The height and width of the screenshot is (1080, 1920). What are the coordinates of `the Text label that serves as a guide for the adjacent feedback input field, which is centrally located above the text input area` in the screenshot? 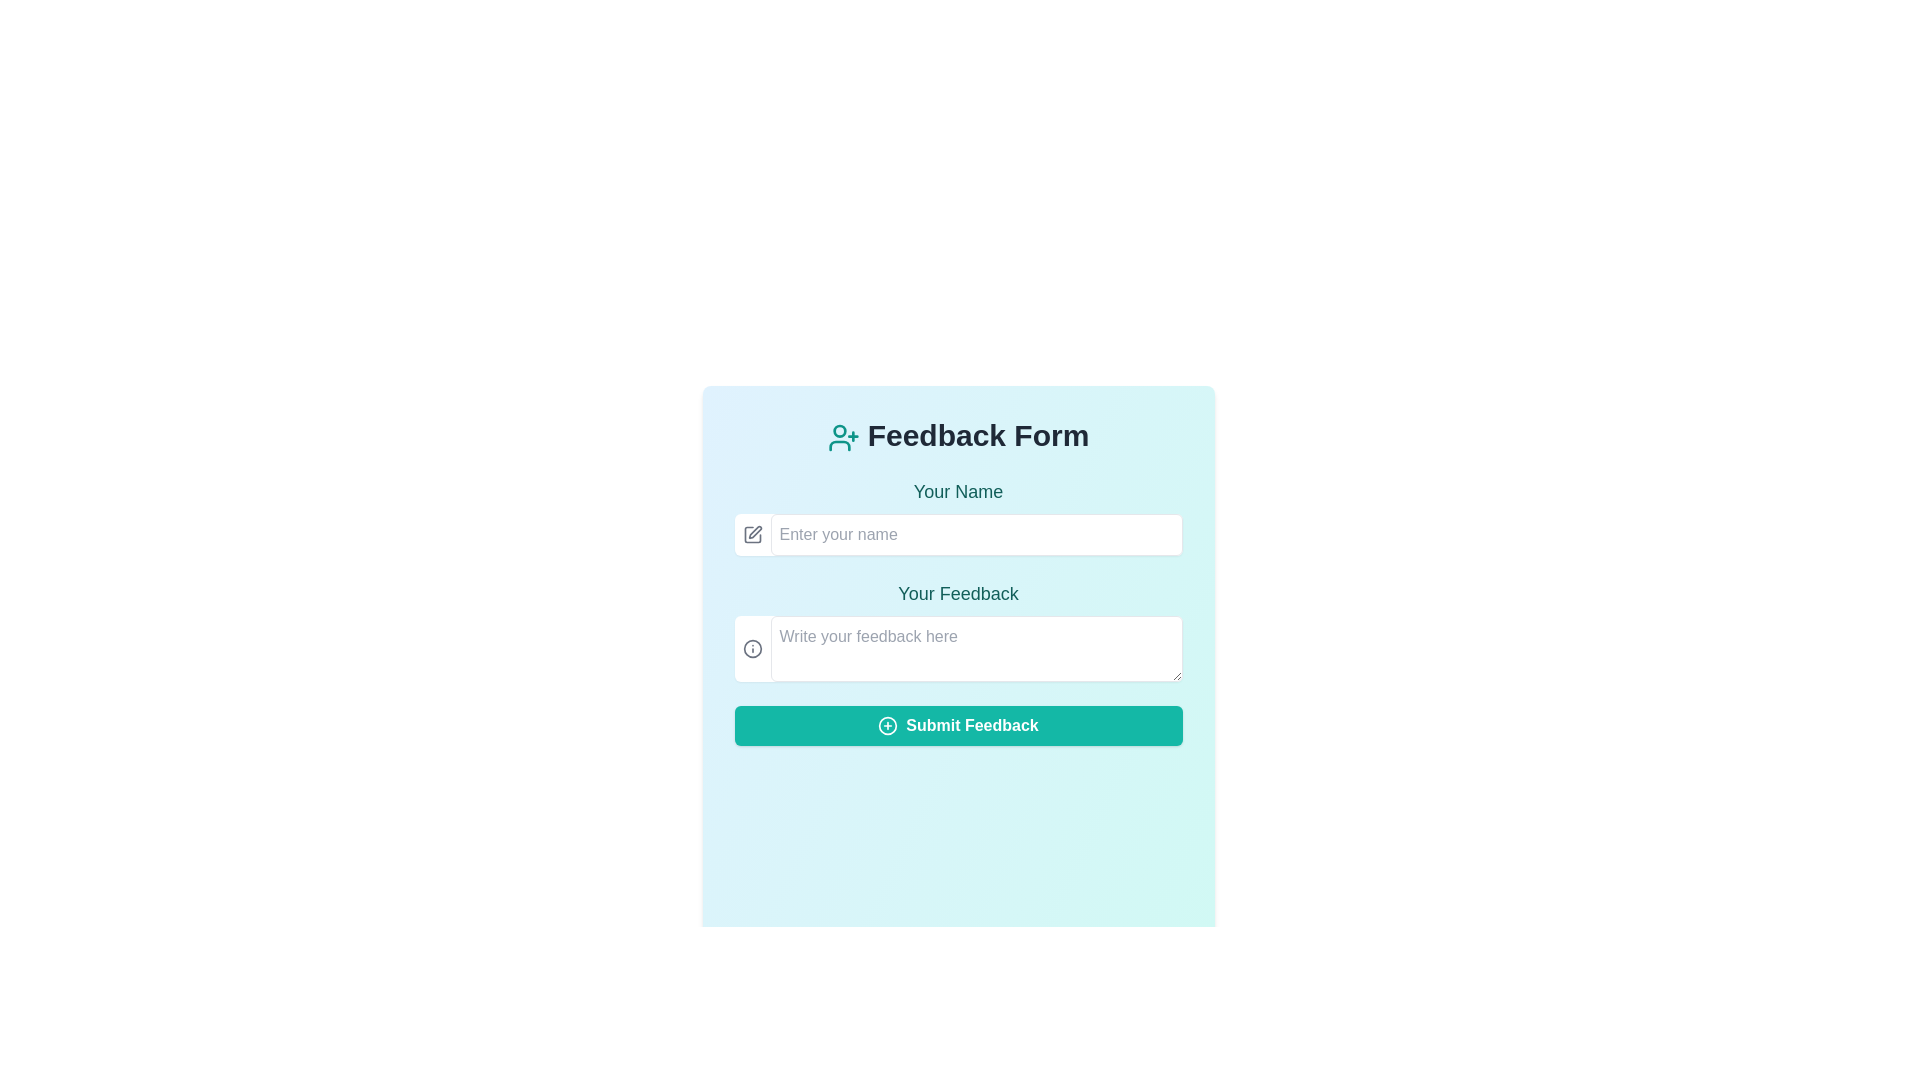 It's located at (957, 593).